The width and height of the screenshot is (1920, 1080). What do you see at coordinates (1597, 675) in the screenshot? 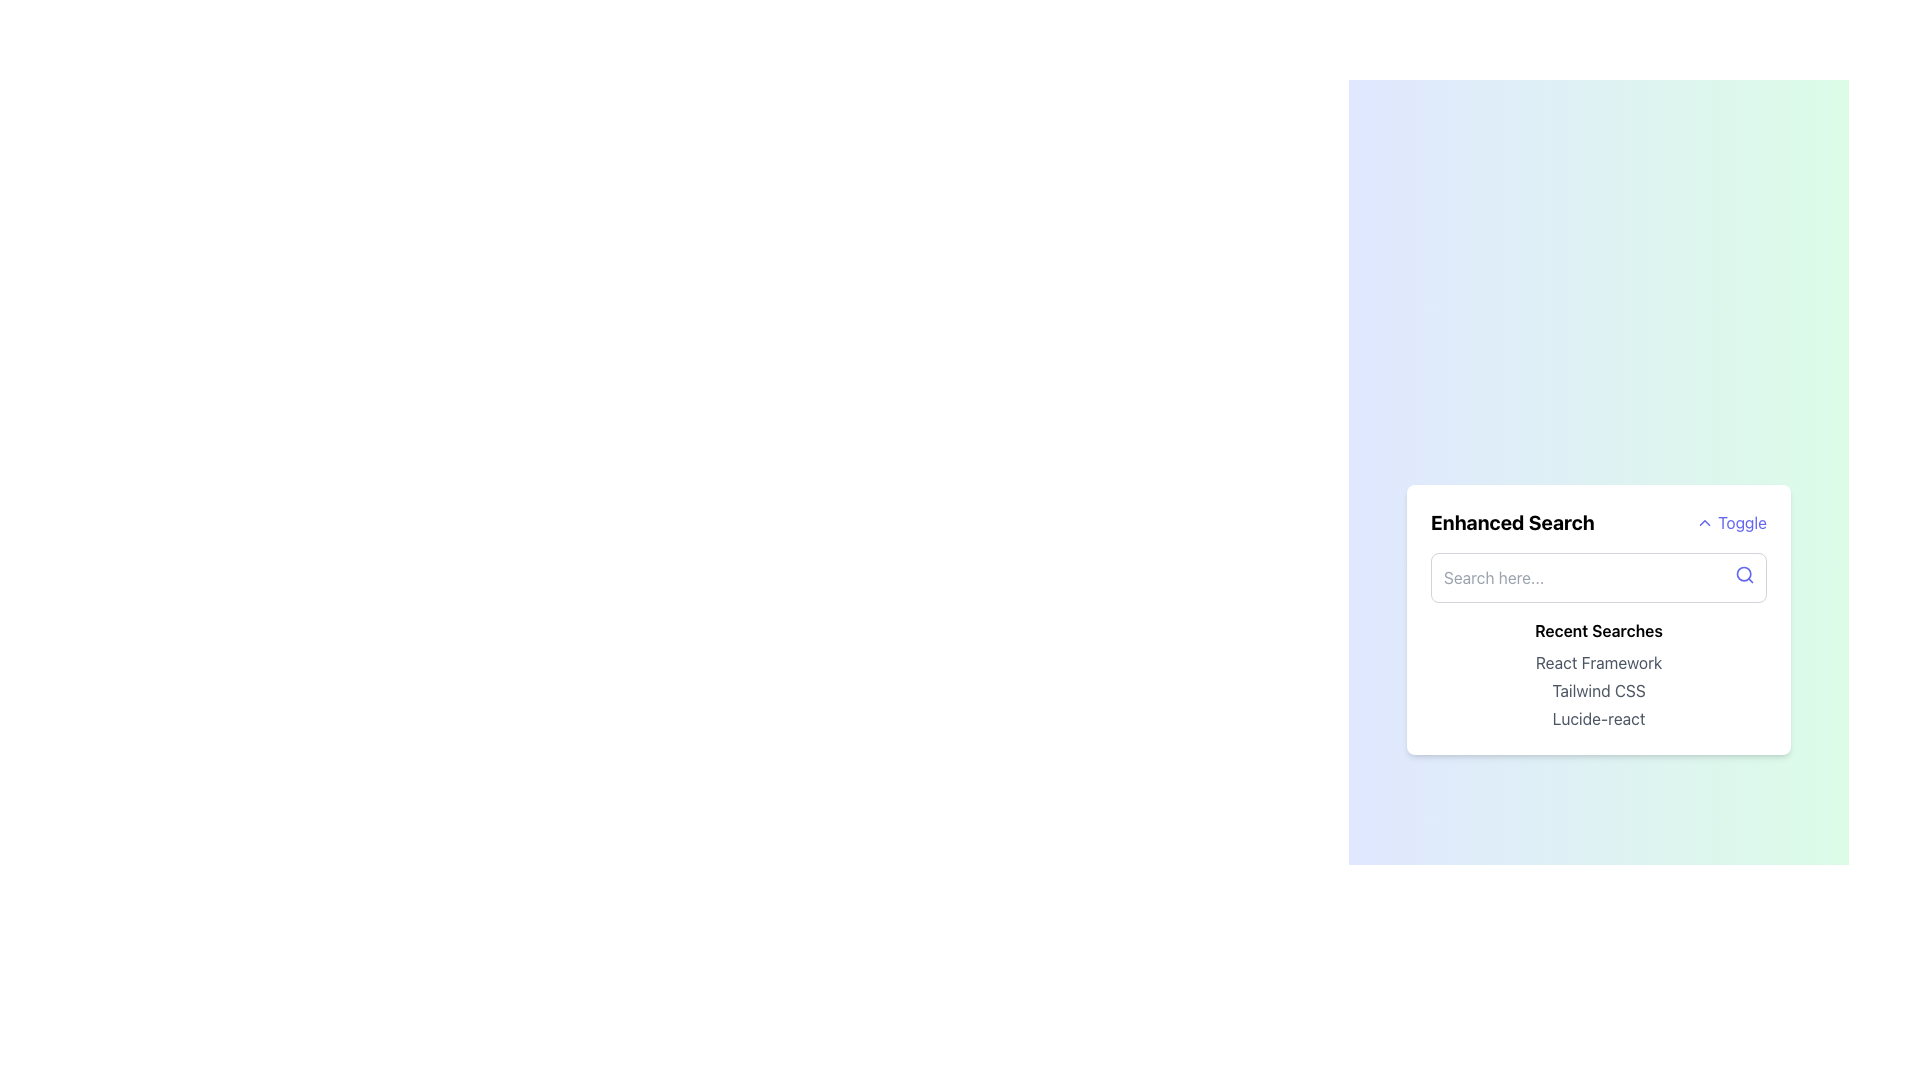
I see `the text content block displaying recent searches, located centrally beneath the search bar` at bounding box center [1597, 675].